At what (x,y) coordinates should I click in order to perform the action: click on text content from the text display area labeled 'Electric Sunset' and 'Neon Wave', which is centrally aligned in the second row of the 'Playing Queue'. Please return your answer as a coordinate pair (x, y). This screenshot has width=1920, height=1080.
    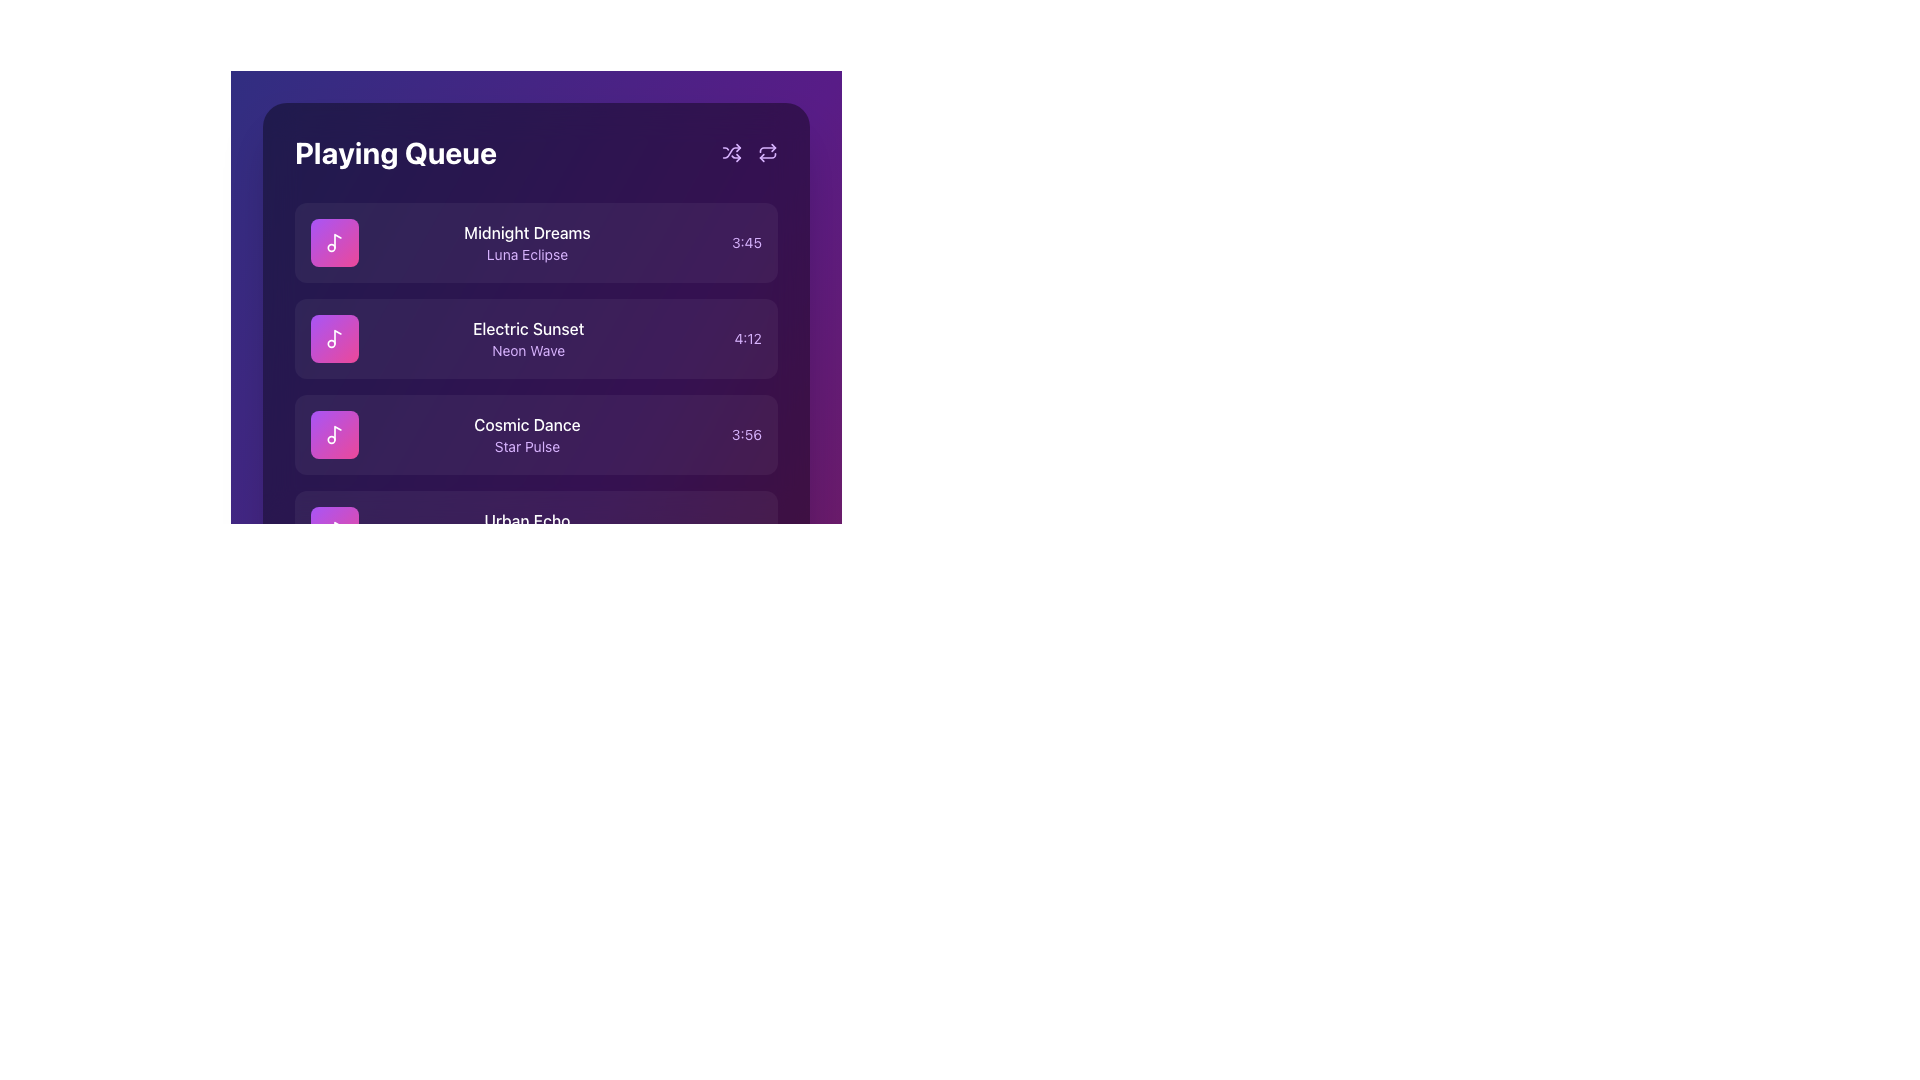
    Looking at the image, I should click on (528, 338).